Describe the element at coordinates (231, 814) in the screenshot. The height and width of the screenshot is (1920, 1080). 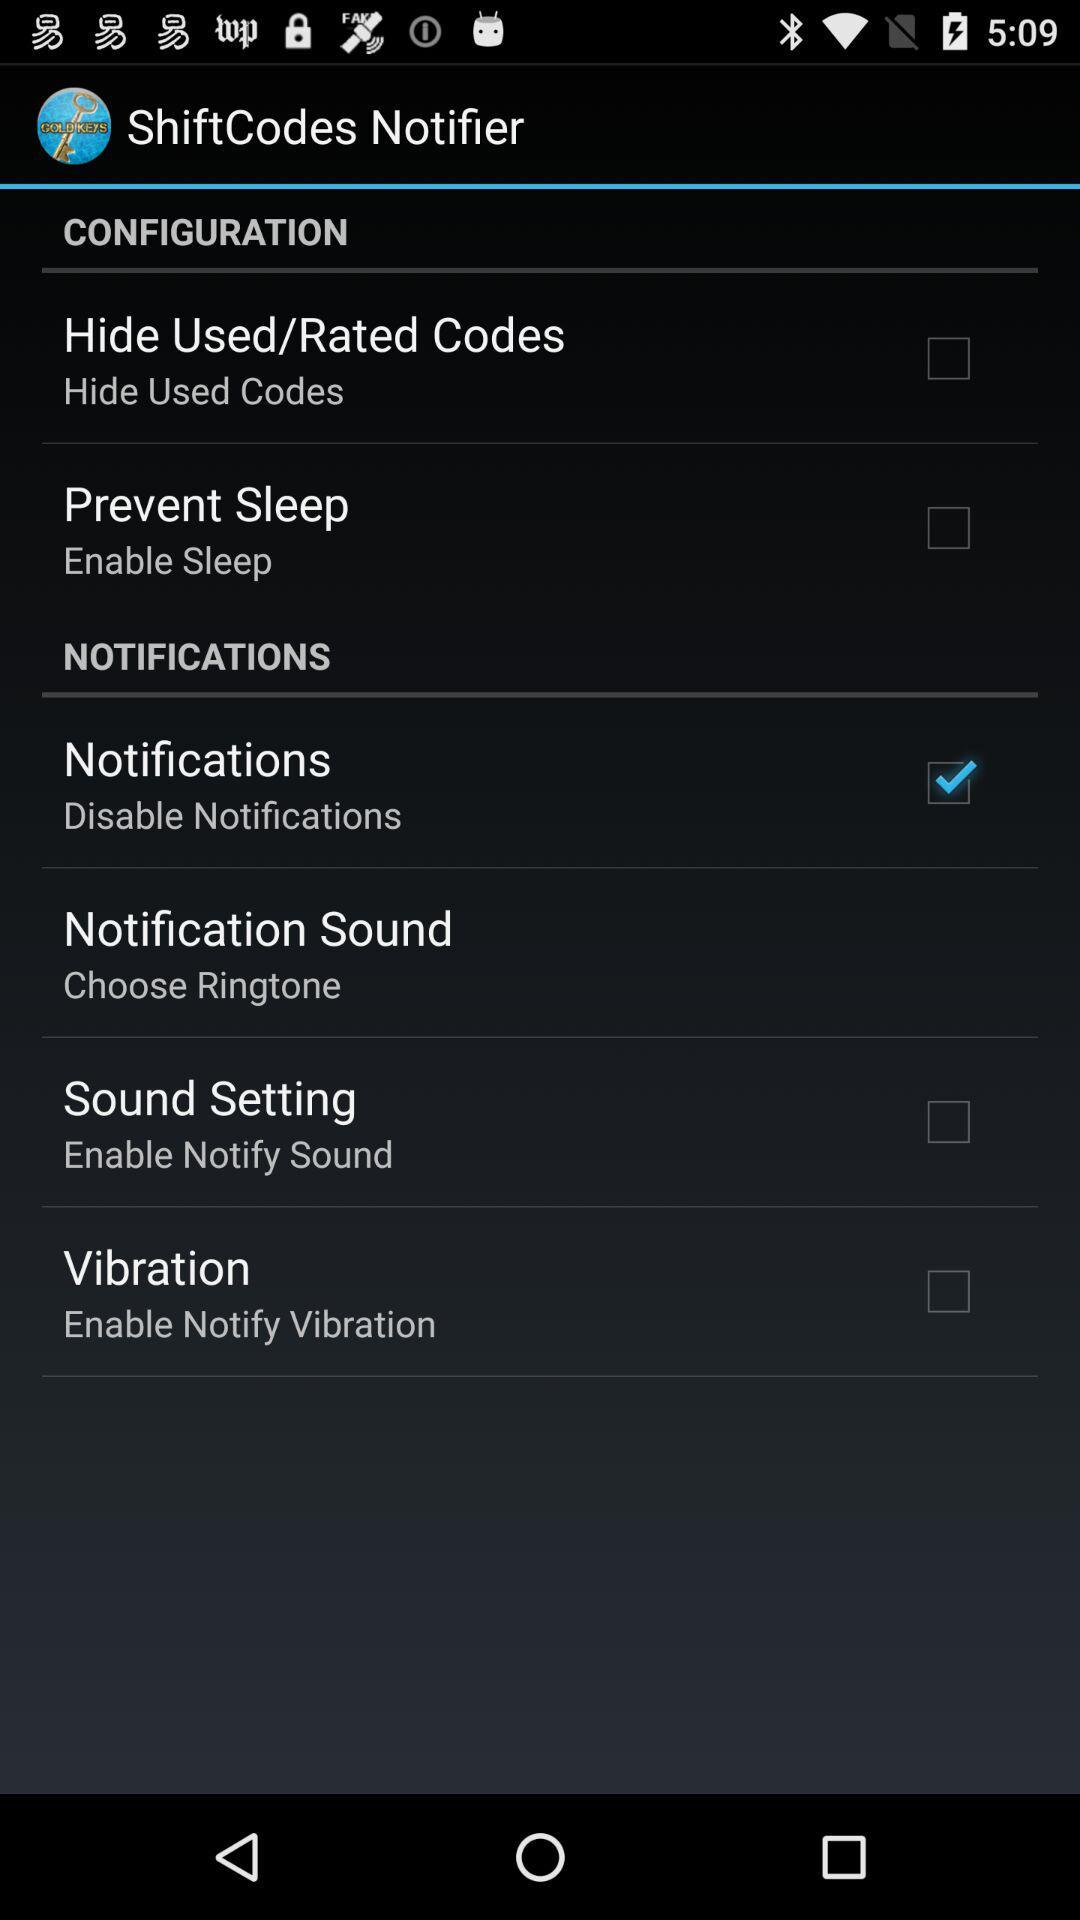
I see `the app above notification sound icon` at that location.